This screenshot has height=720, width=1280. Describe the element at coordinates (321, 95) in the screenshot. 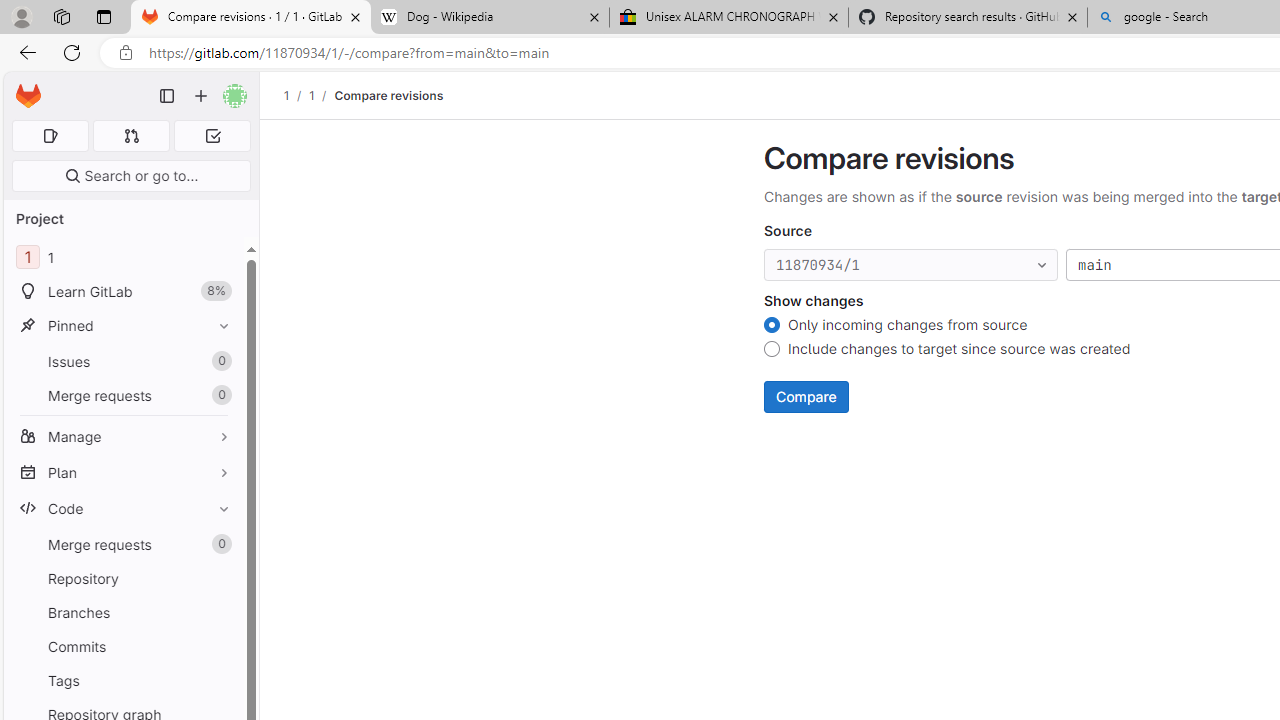

I see `'1/'` at that location.